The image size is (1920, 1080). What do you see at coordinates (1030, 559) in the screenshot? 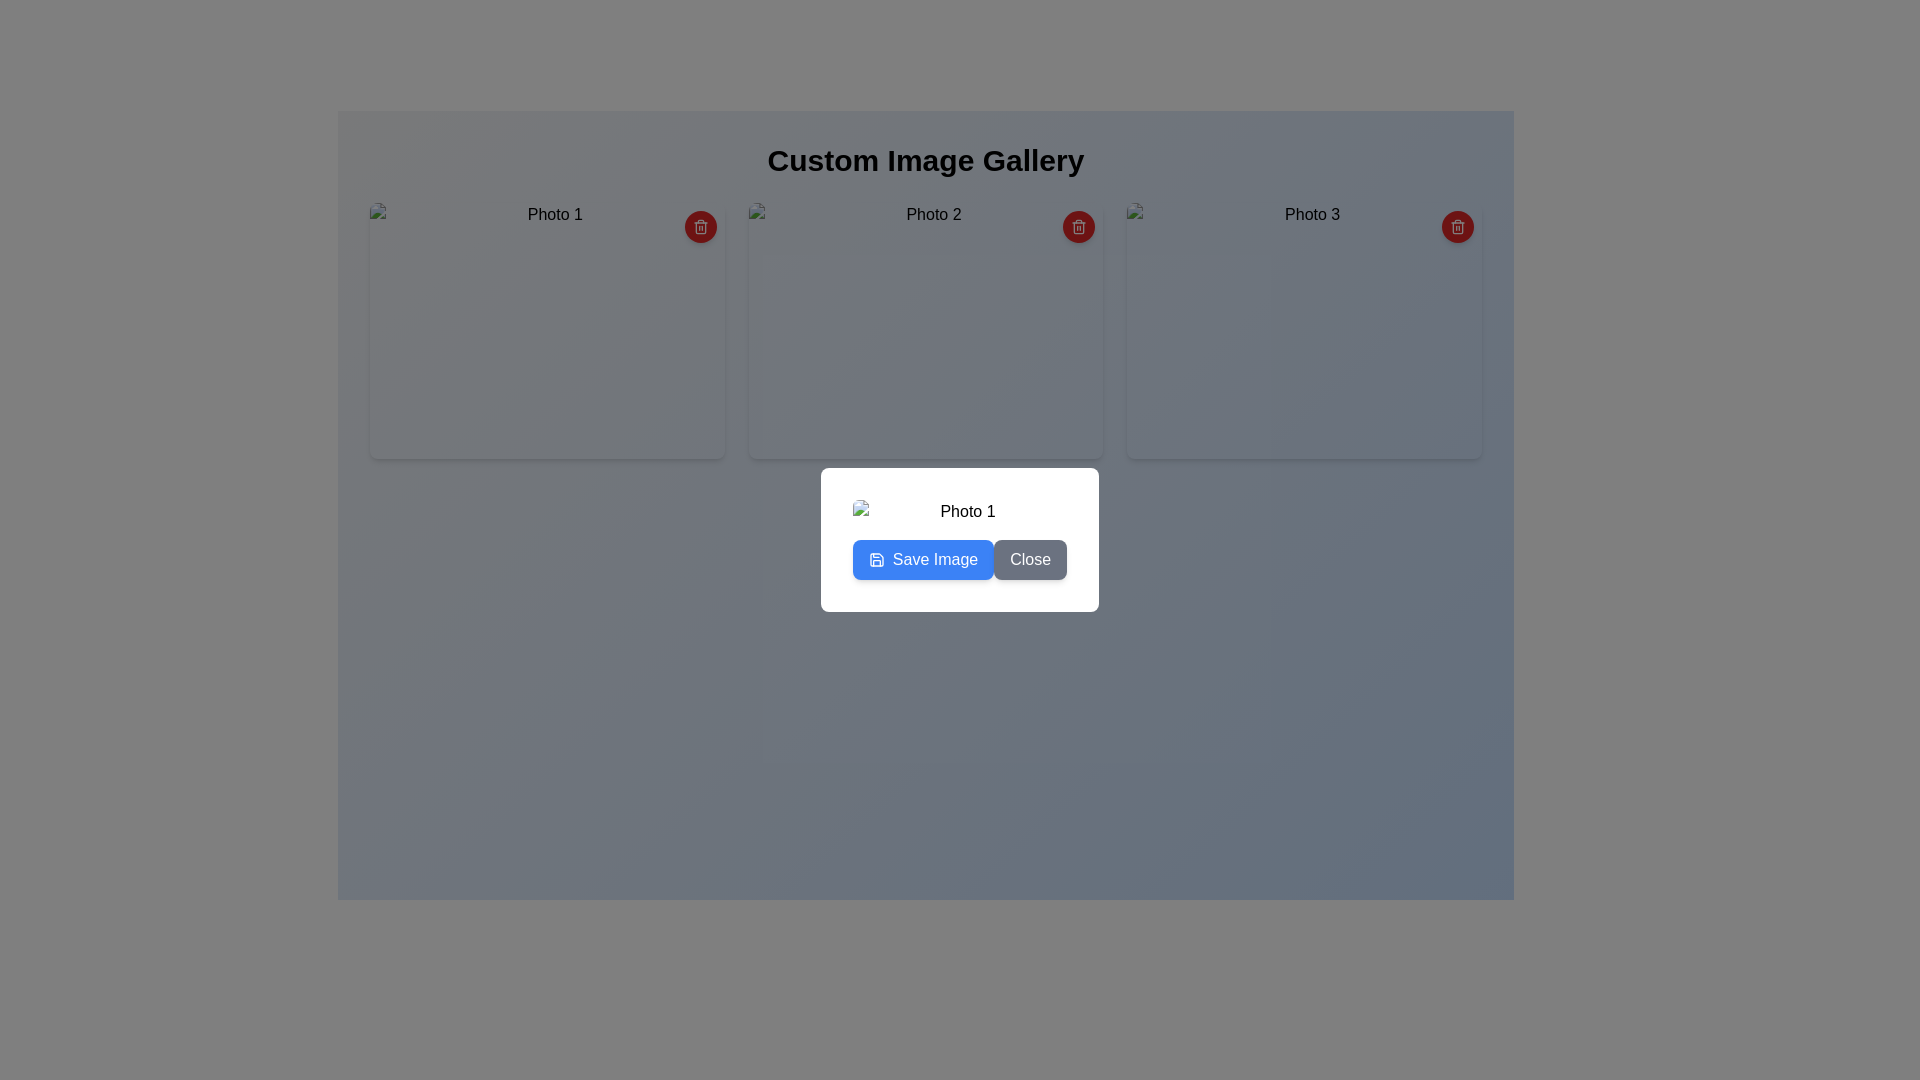
I see `the 'Close' button with a gray background and white text` at bounding box center [1030, 559].